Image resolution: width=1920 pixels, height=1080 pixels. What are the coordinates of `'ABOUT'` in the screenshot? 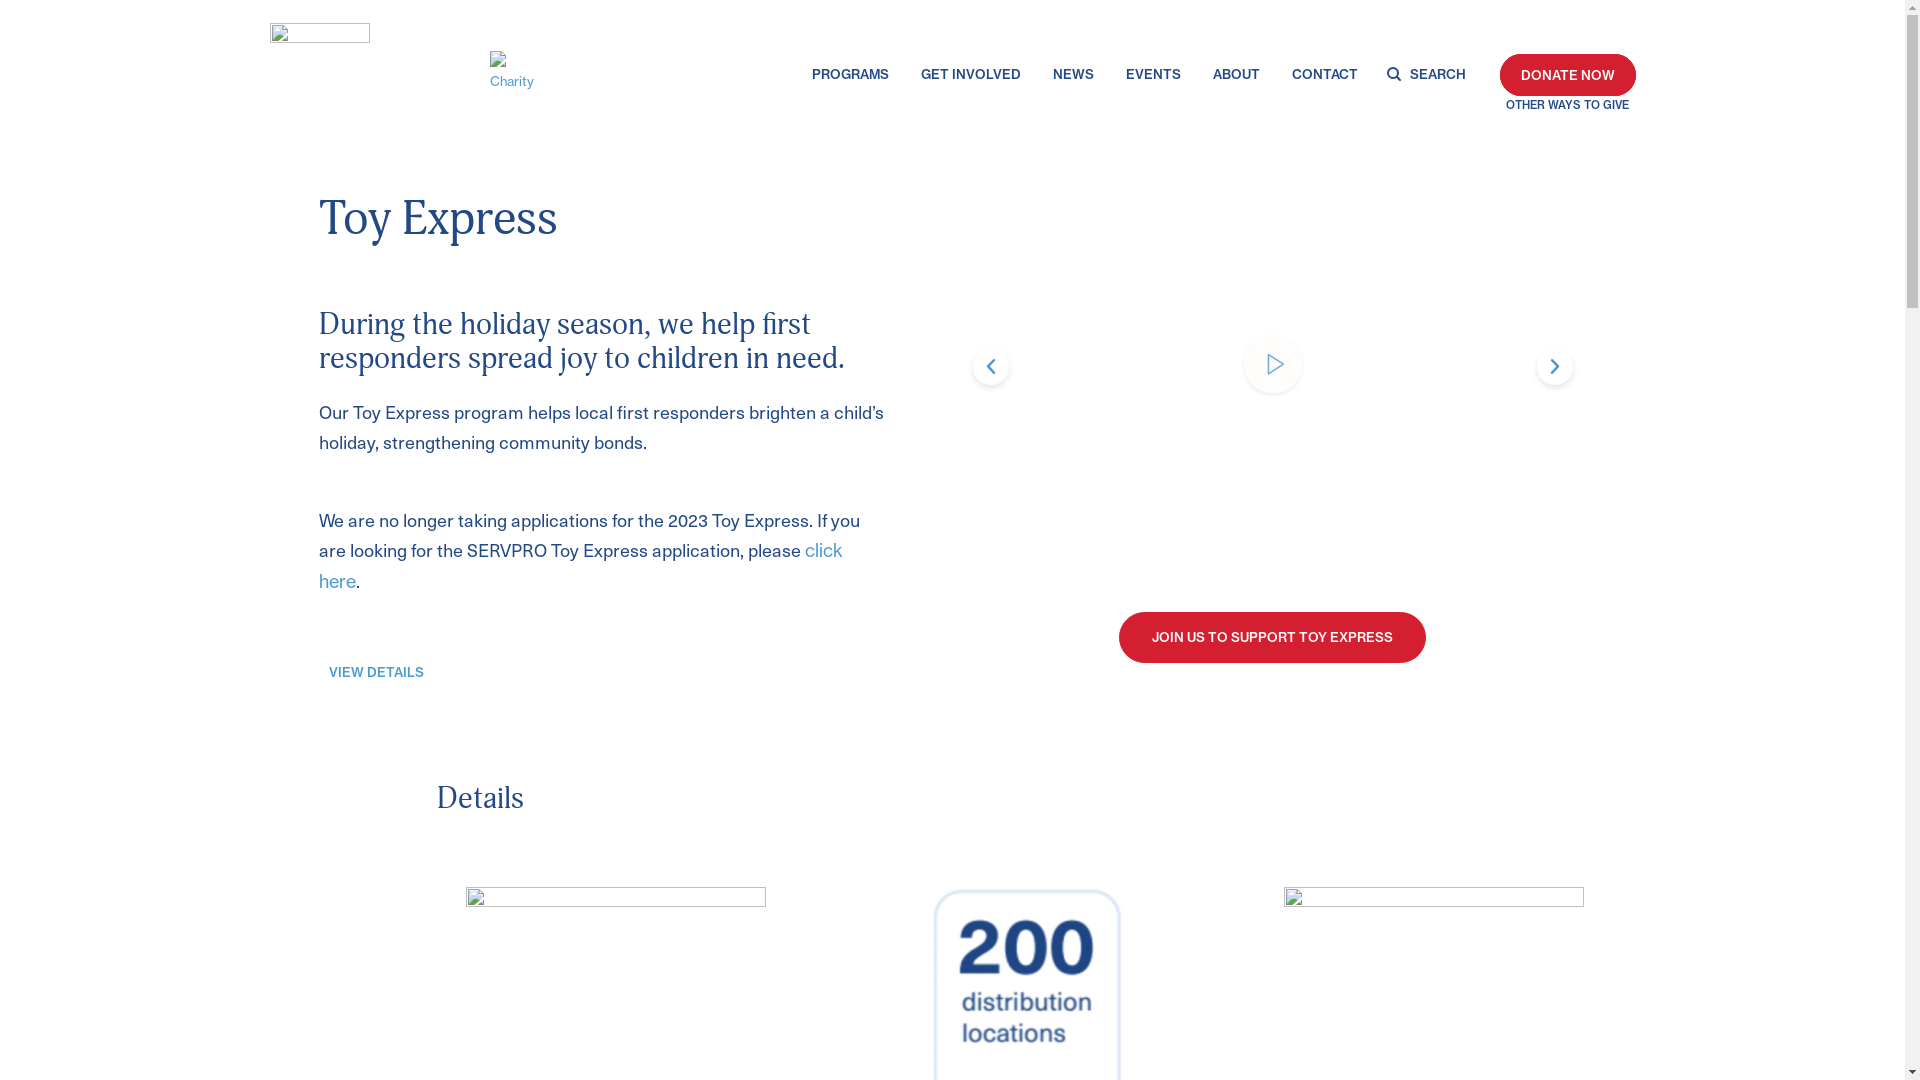 It's located at (1235, 77).